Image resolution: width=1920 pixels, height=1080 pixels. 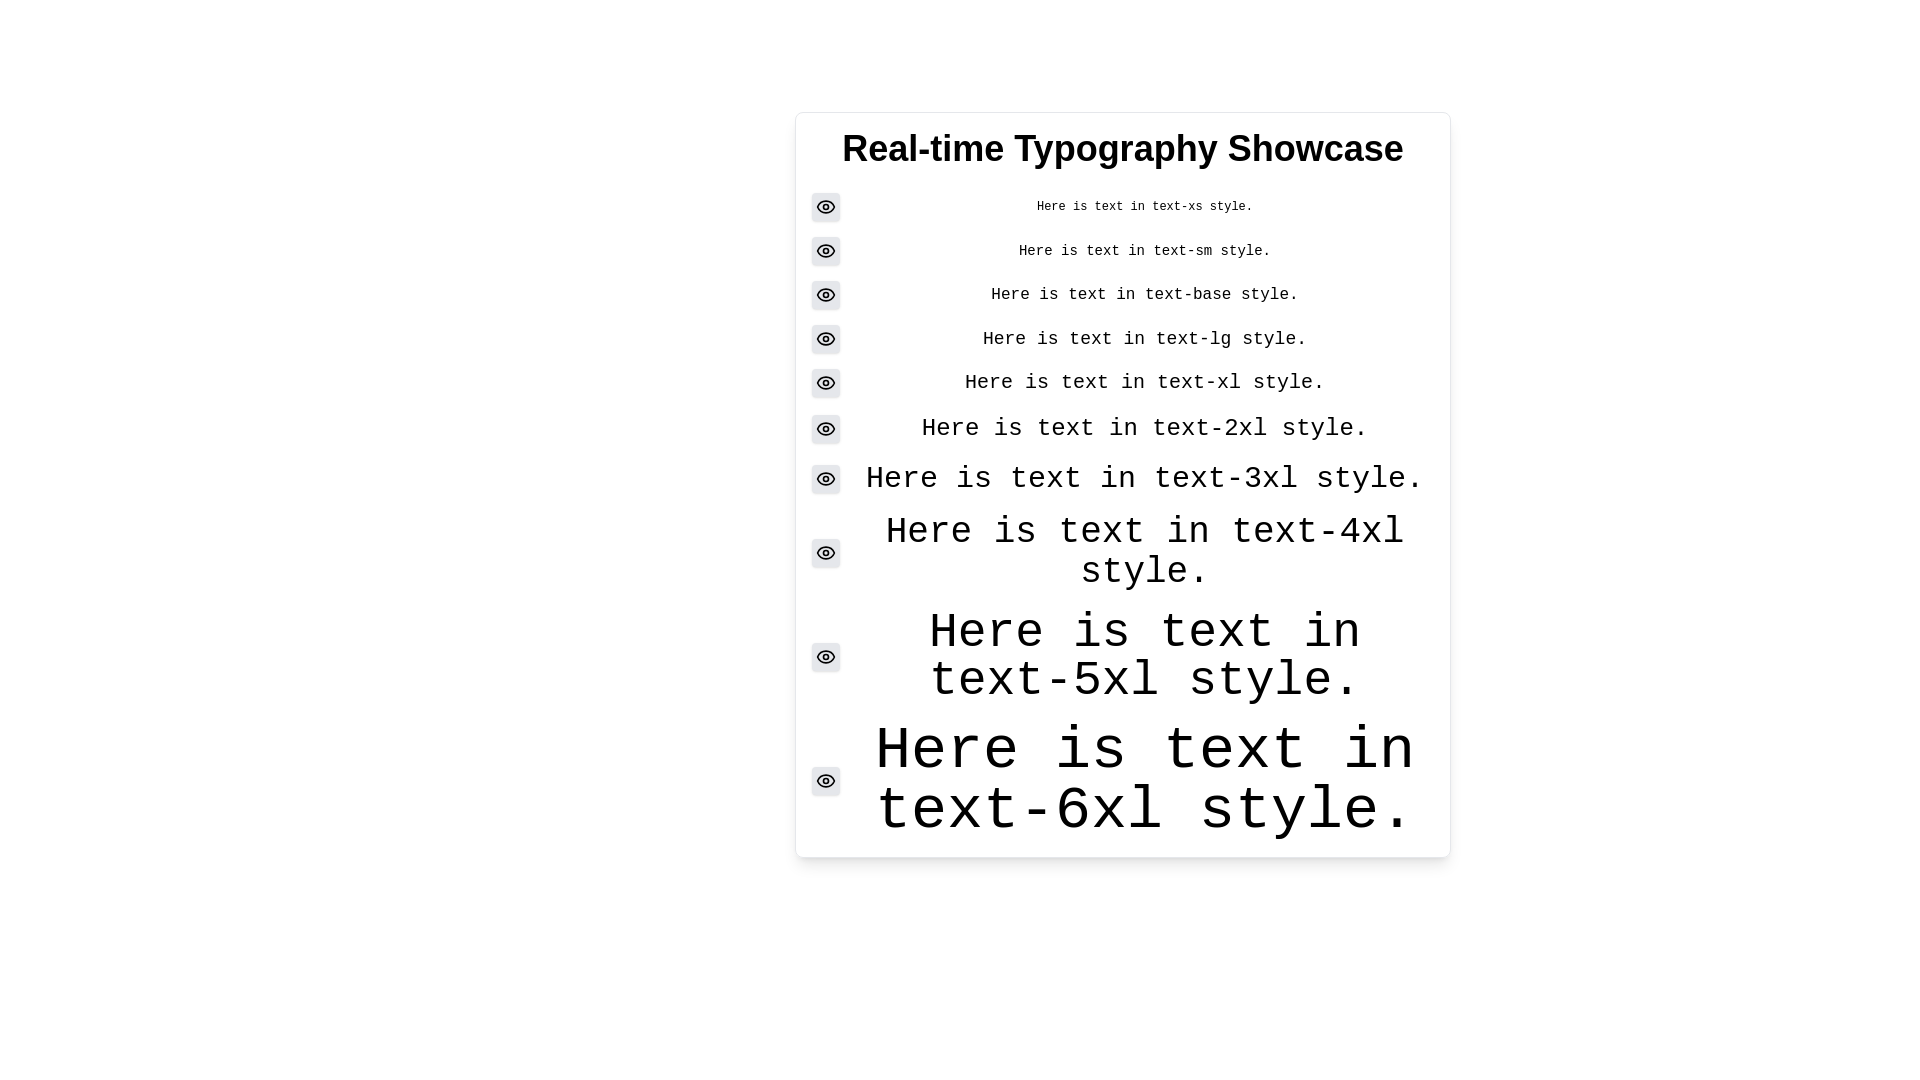 What do you see at coordinates (825, 779) in the screenshot?
I see `the eye icon located on the far left of the text 'Here is text in text-6xl style.'` at bounding box center [825, 779].